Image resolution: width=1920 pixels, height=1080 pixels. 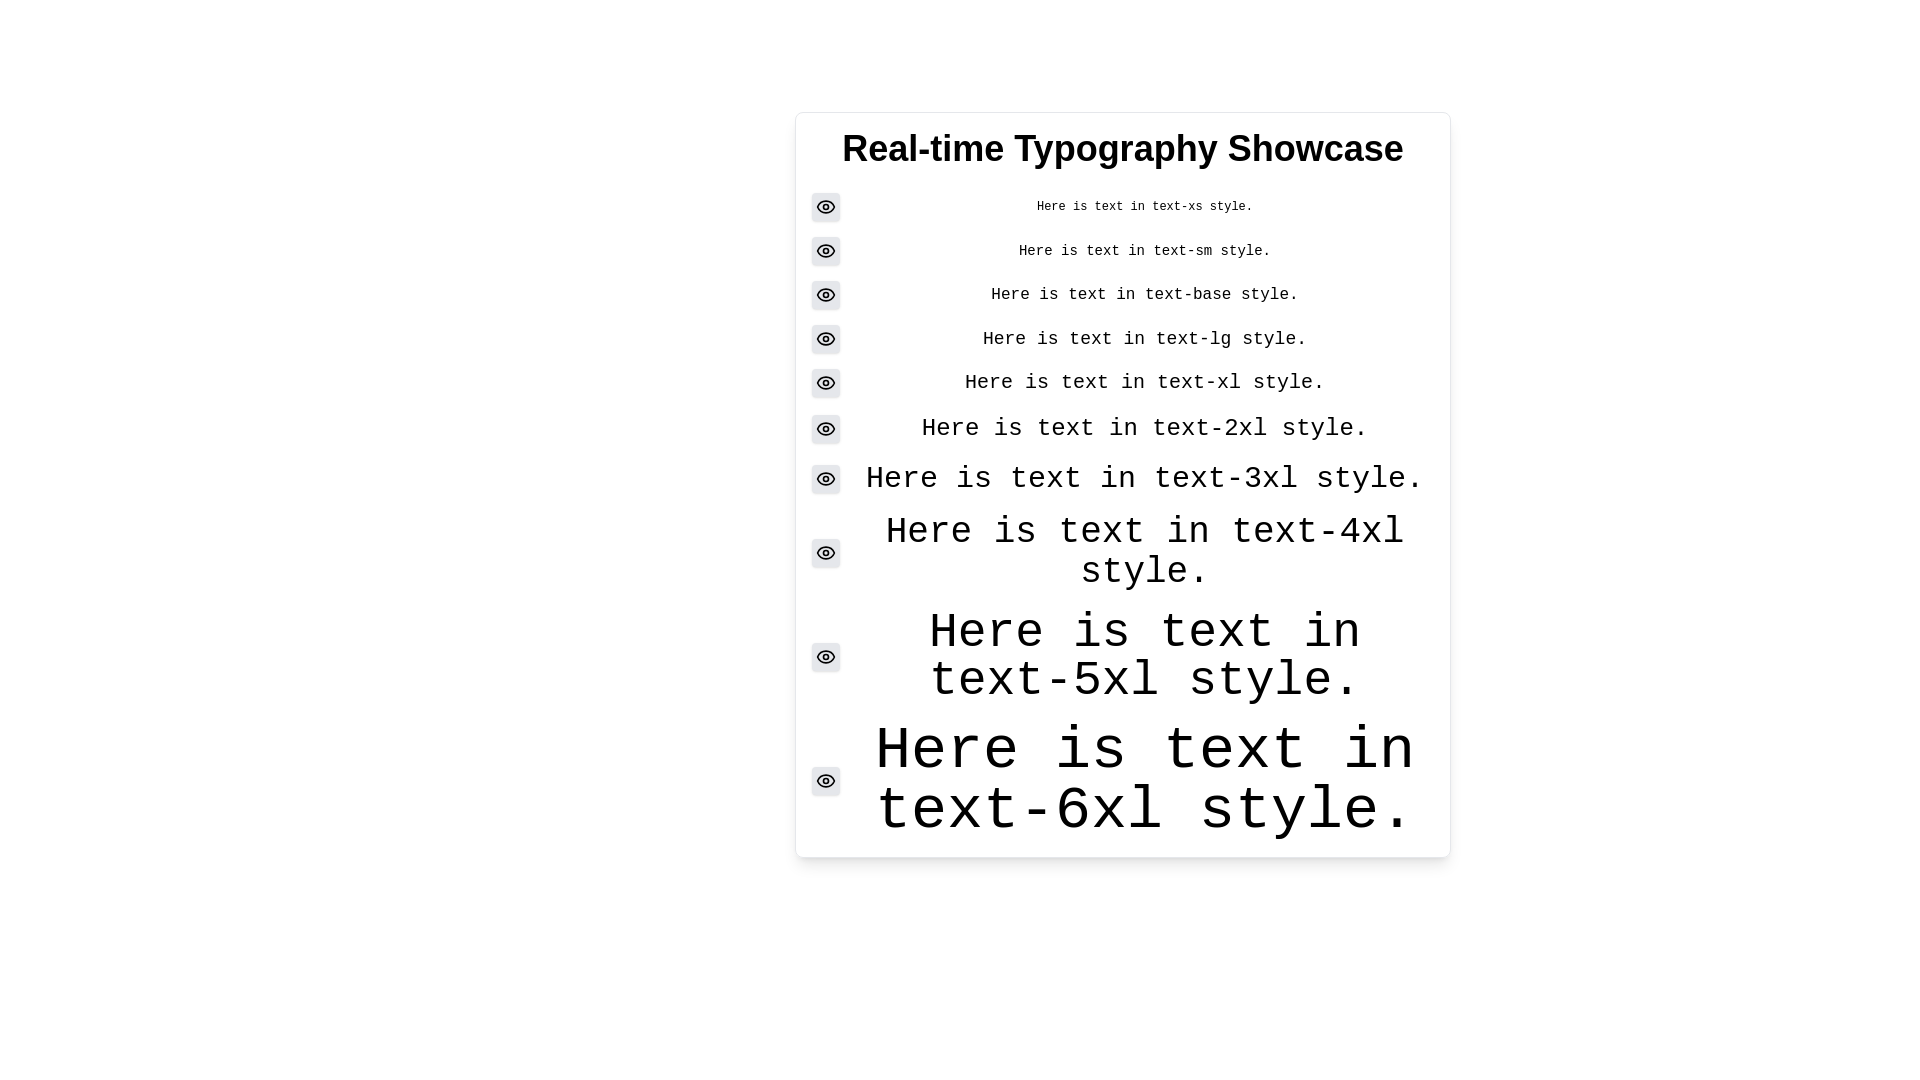 What do you see at coordinates (825, 779) in the screenshot?
I see `the eye icon located on the far left of the text 'Here is text in text-6xl style.'` at bounding box center [825, 779].